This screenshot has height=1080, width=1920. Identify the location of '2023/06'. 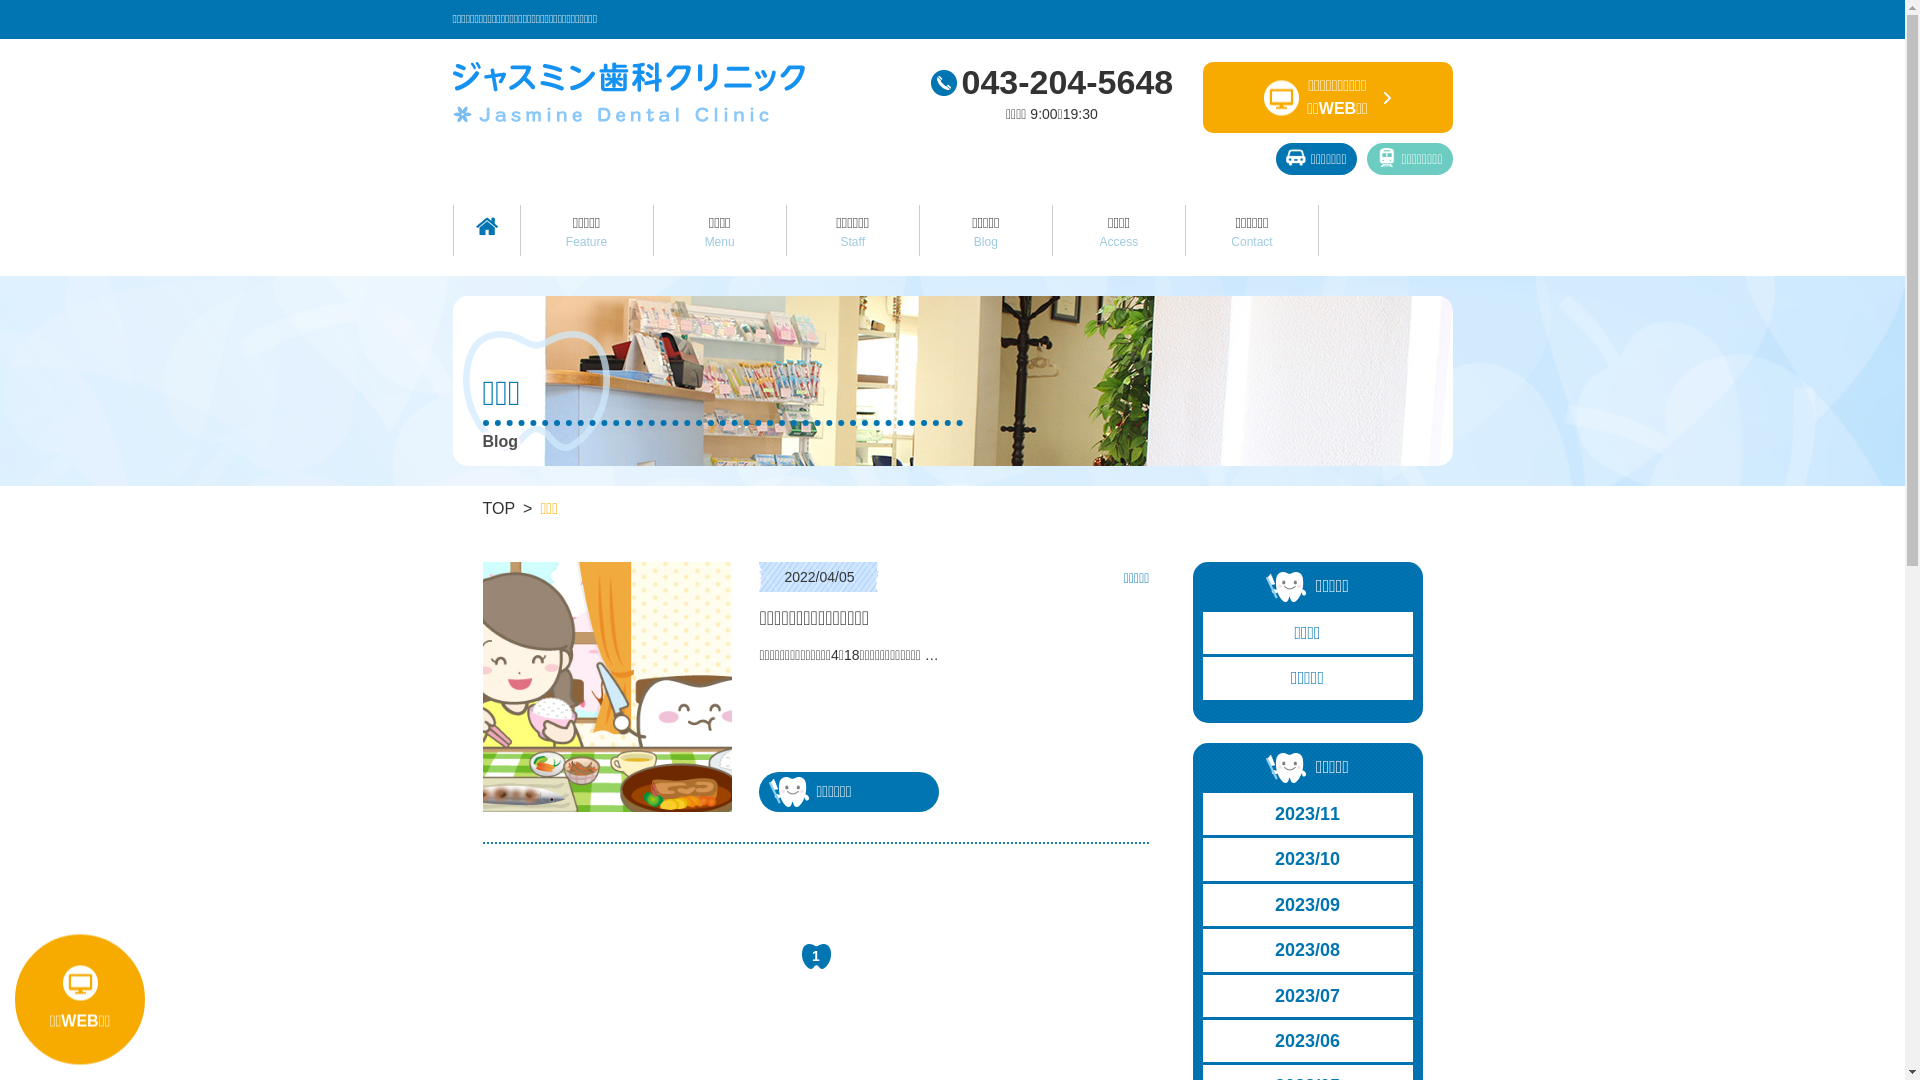
(1202, 1040).